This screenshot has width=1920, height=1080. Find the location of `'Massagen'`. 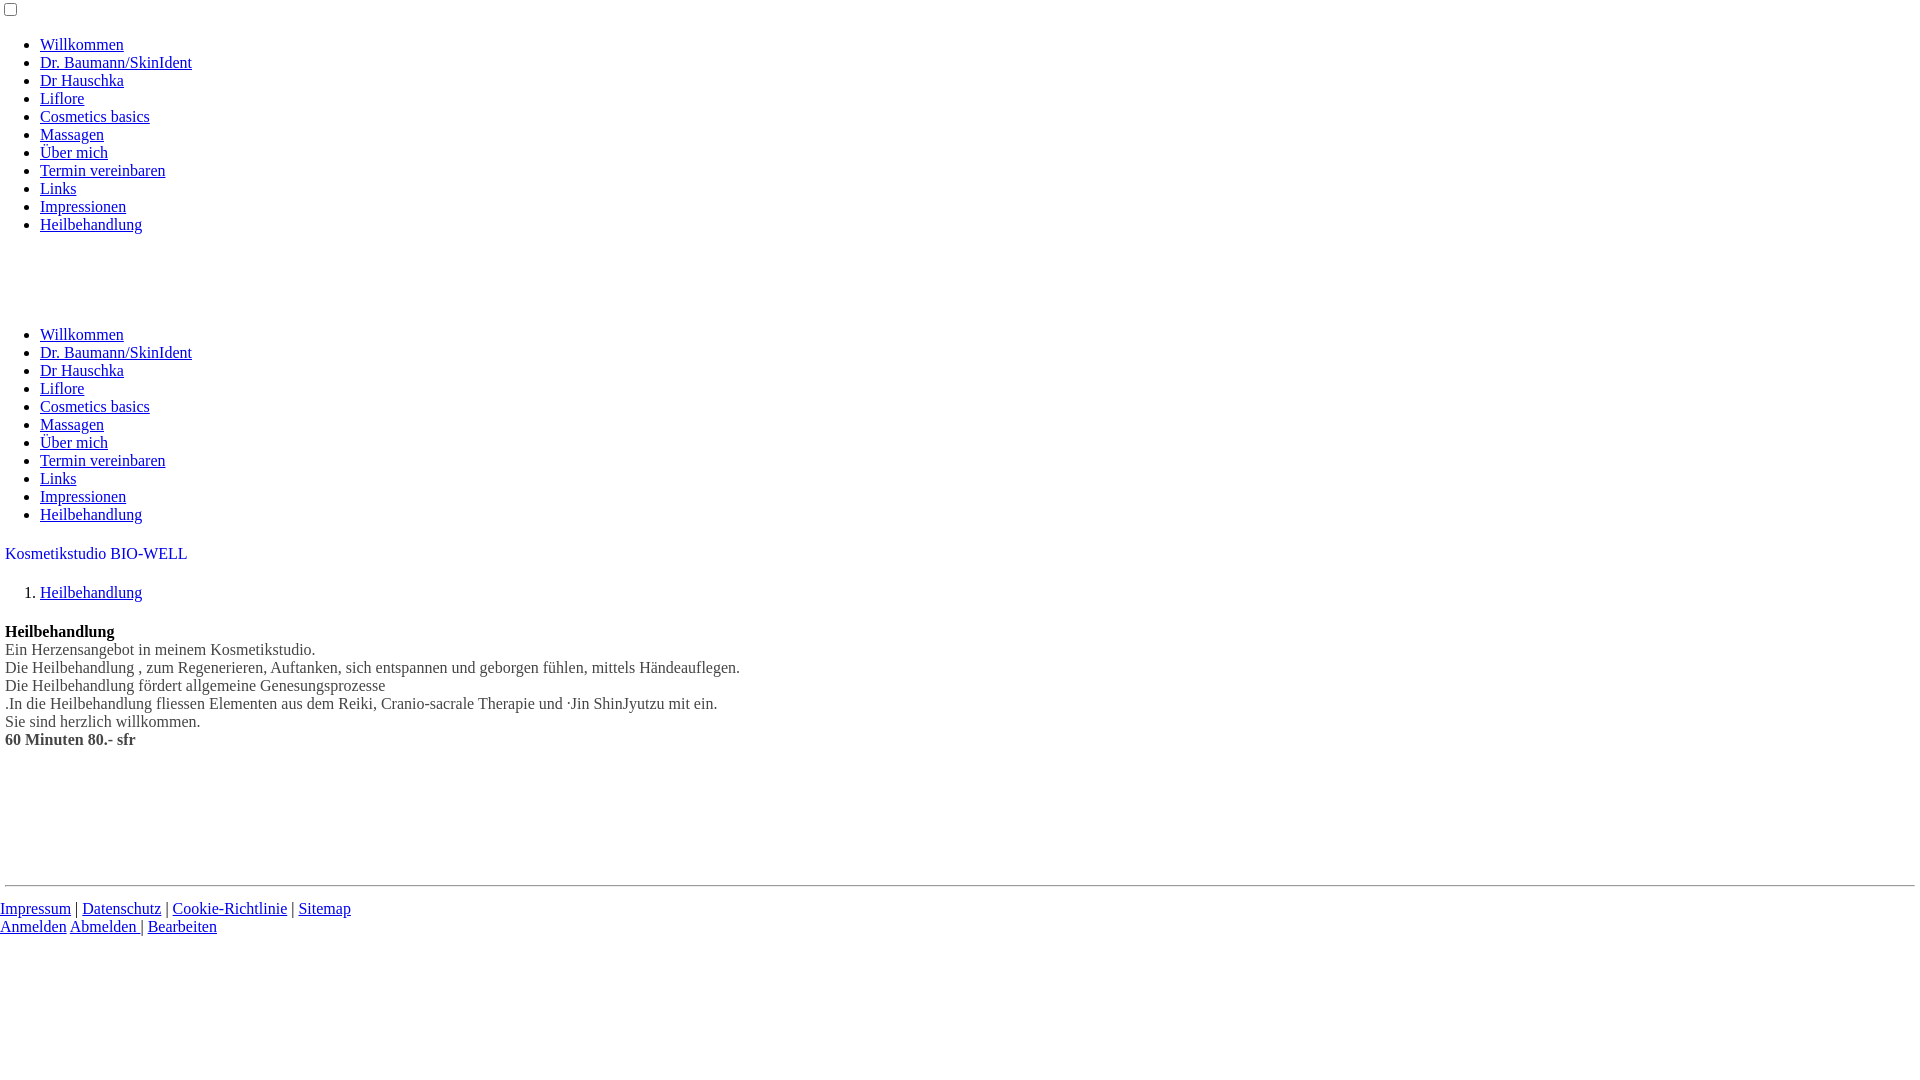

'Massagen' is located at coordinates (72, 134).